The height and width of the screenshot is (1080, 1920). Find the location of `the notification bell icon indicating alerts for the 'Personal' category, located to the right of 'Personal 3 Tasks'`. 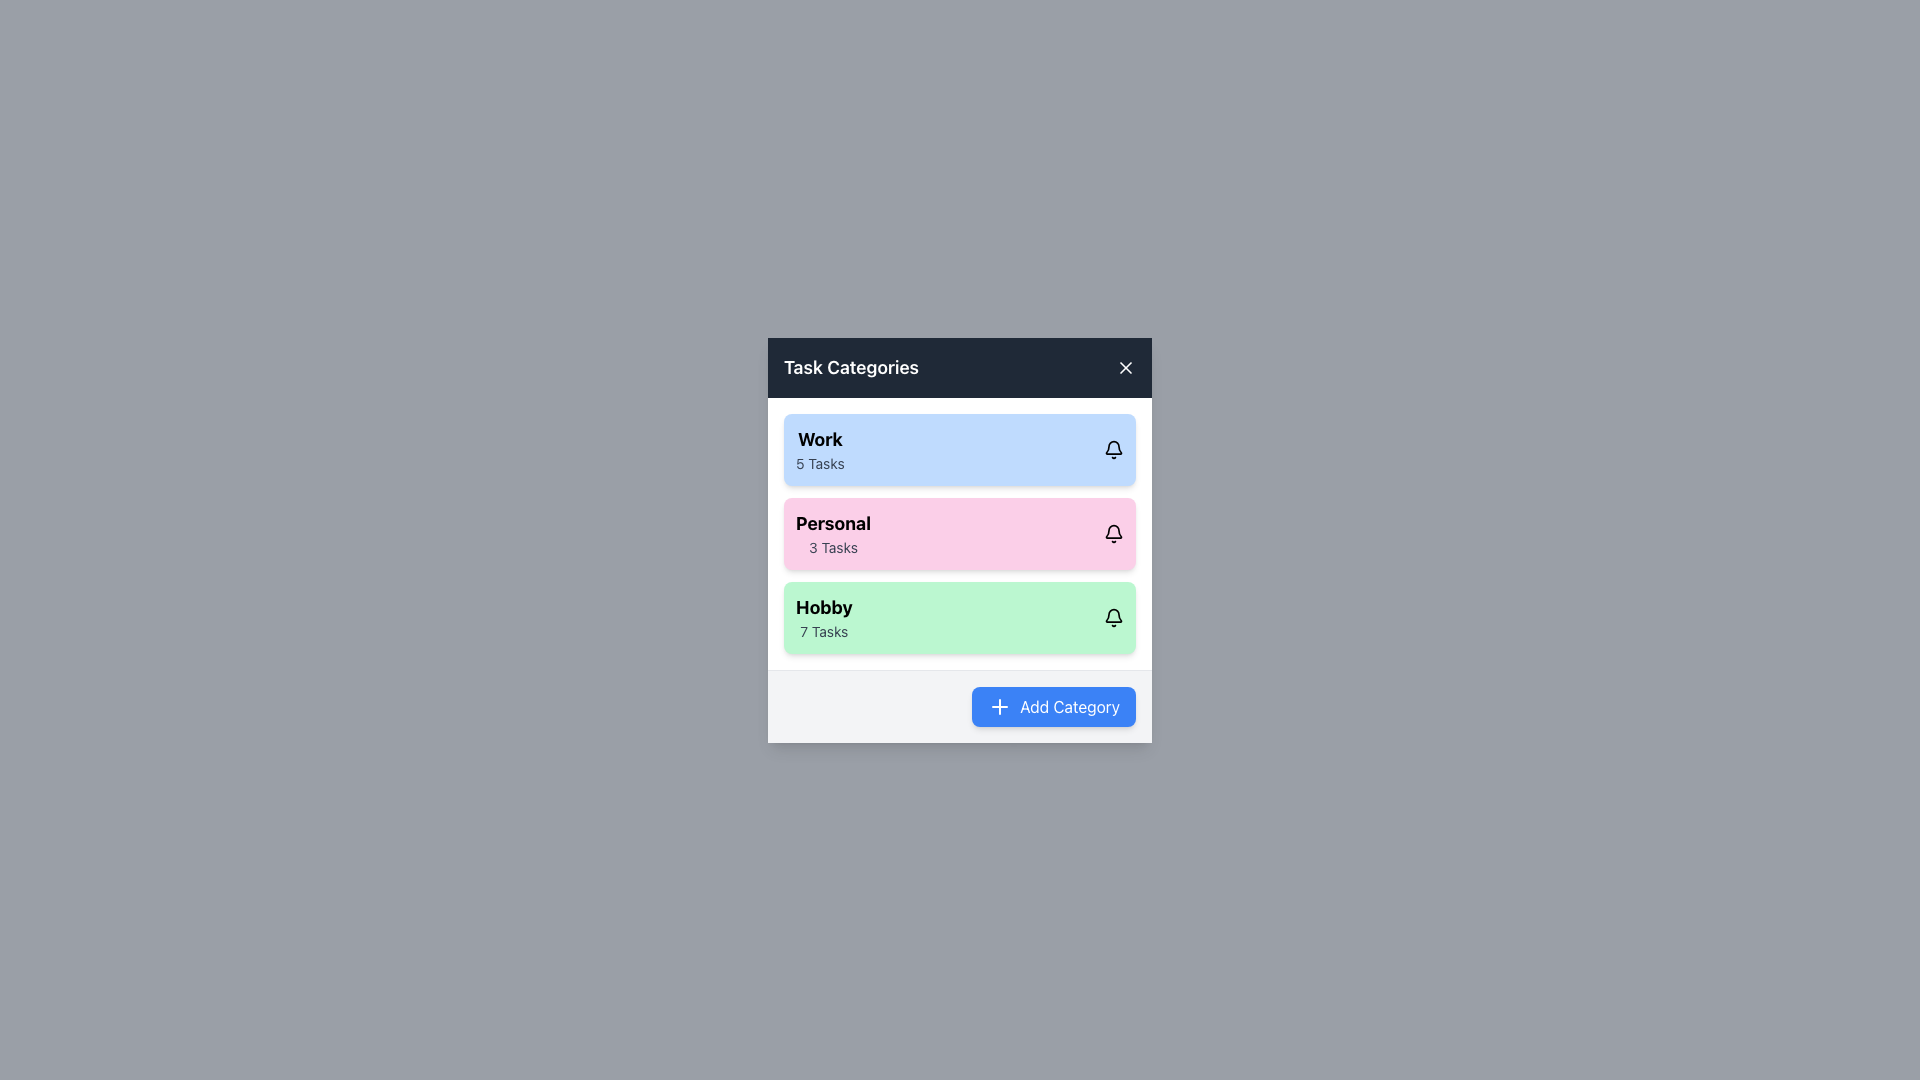

the notification bell icon indicating alerts for the 'Personal' category, located to the right of 'Personal 3 Tasks' is located at coordinates (1112, 532).